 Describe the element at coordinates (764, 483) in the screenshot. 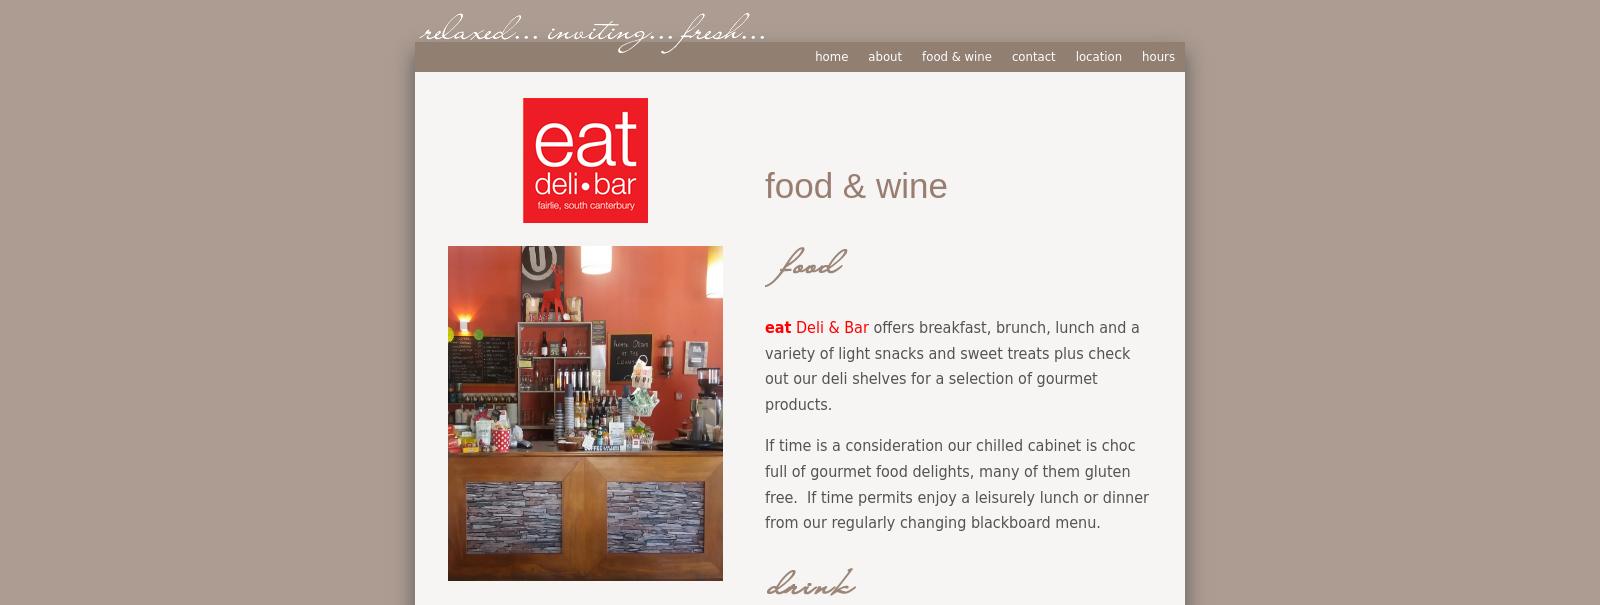

I see `'If time is a consideration our chilled cabinet is choc full of gourmet food delights, many of them gluten free.  If time permits enjoy a leisurely lunch or dinner from our regularly changing blackboard menu.'` at that location.